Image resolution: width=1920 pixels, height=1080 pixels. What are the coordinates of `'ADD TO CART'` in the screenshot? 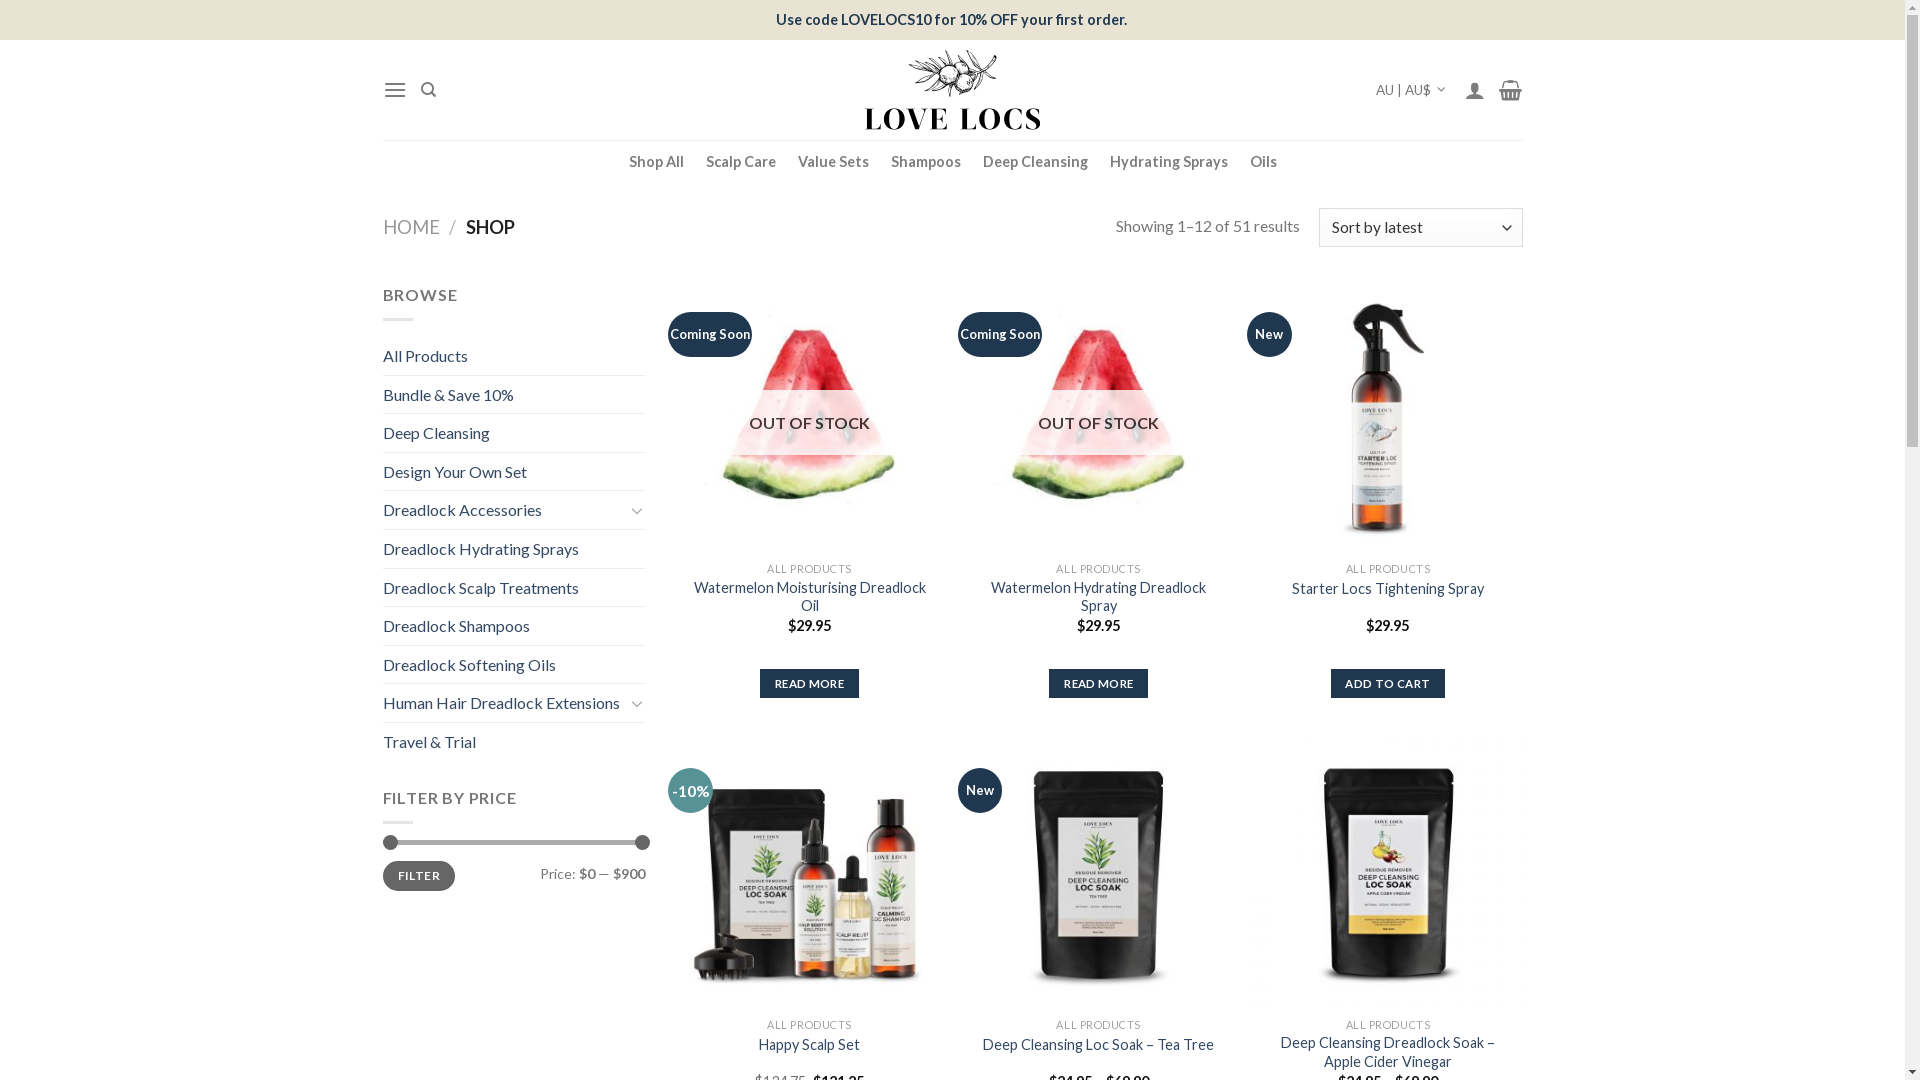 It's located at (1330, 682).